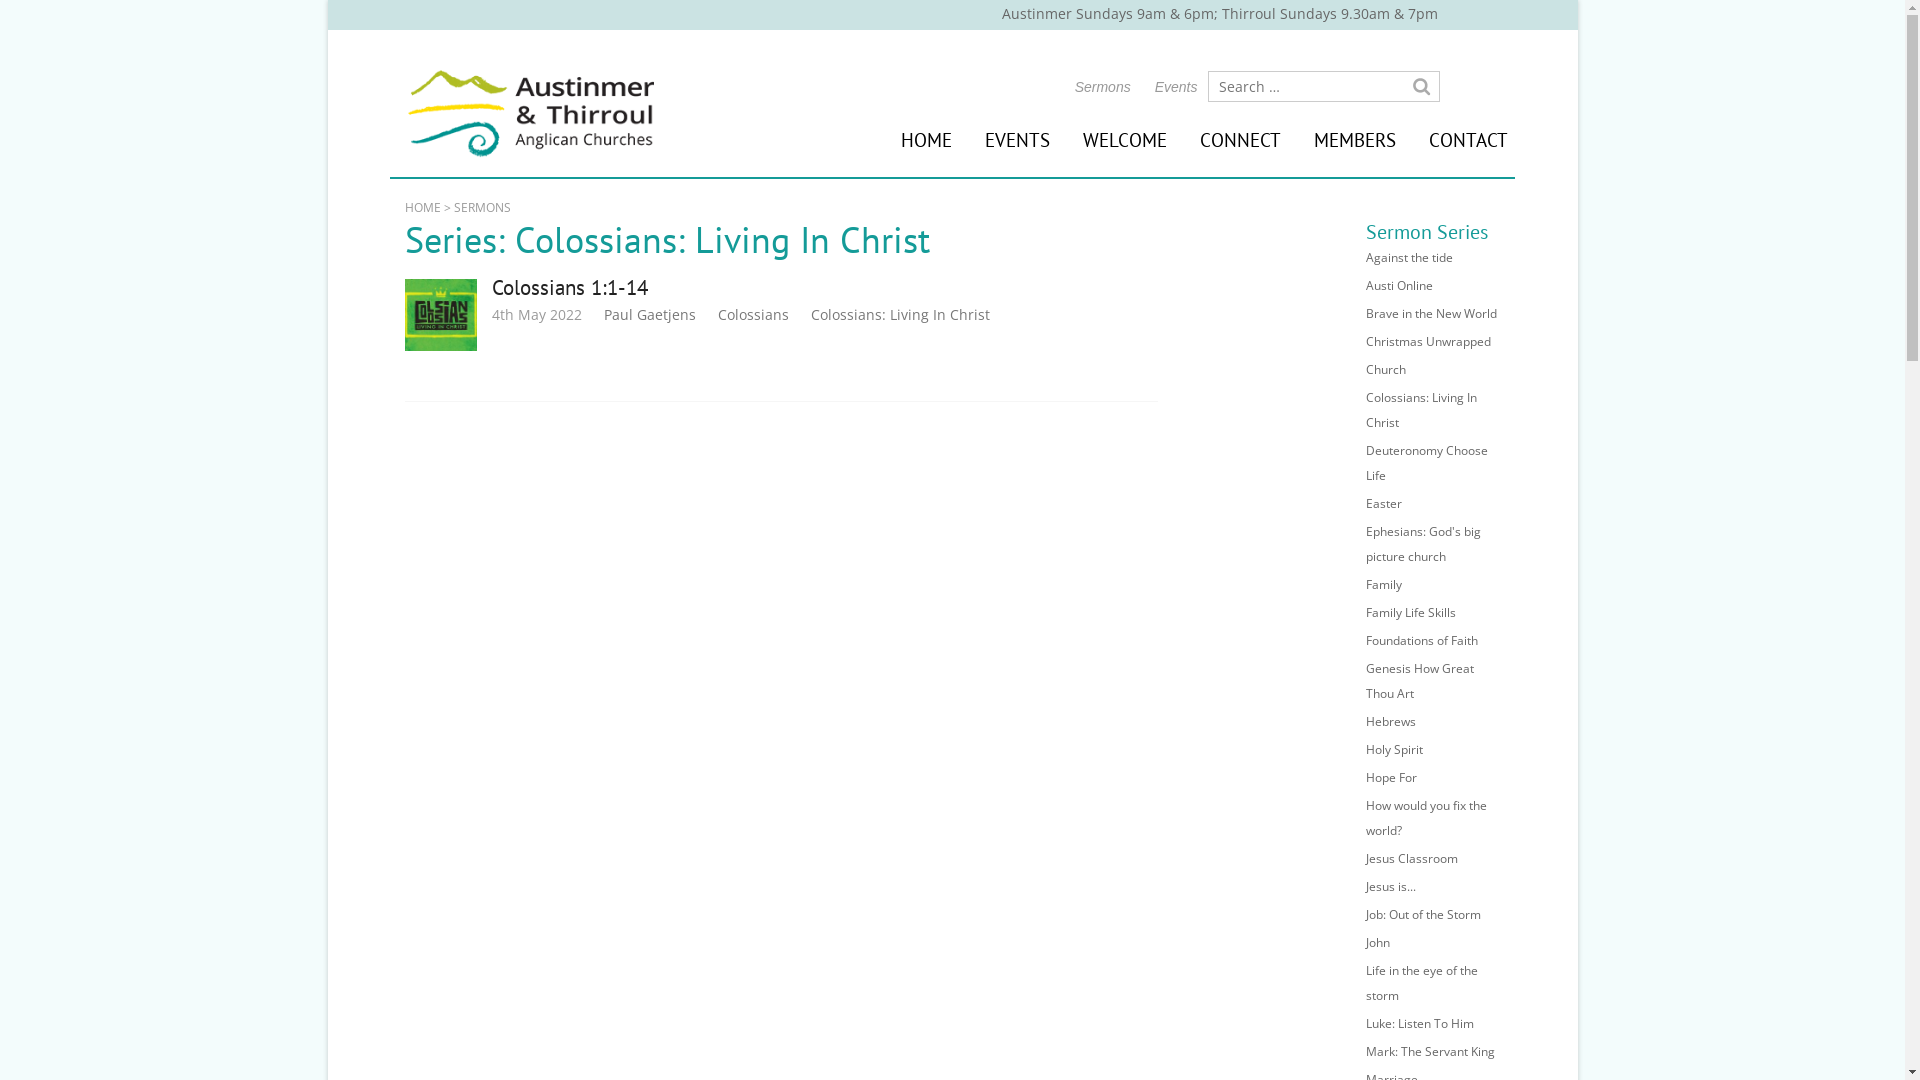  What do you see at coordinates (1427, 340) in the screenshot?
I see `'Christmas Unwrapped'` at bounding box center [1427, 340].